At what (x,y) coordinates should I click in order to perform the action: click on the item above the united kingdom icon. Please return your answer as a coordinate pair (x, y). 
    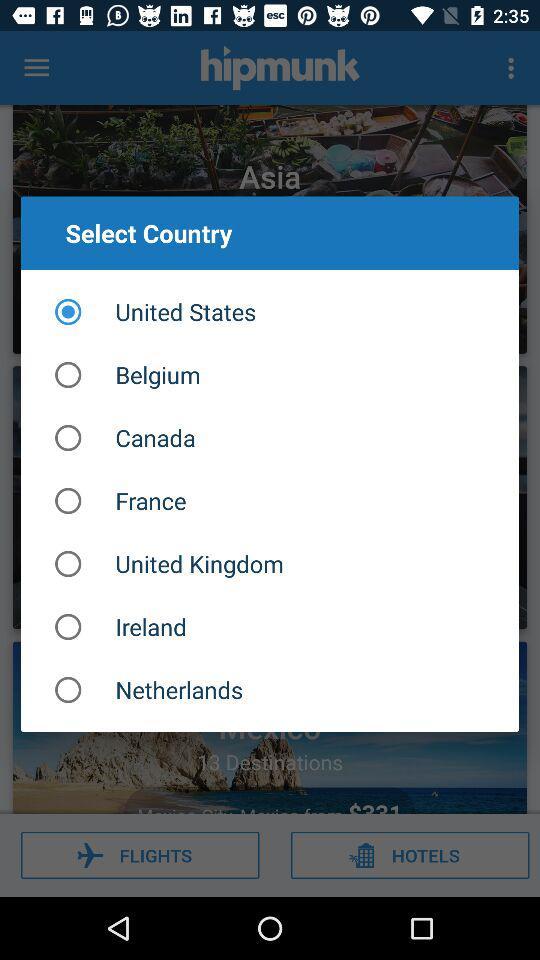
    Looking at the image, I should click on (270, 500).